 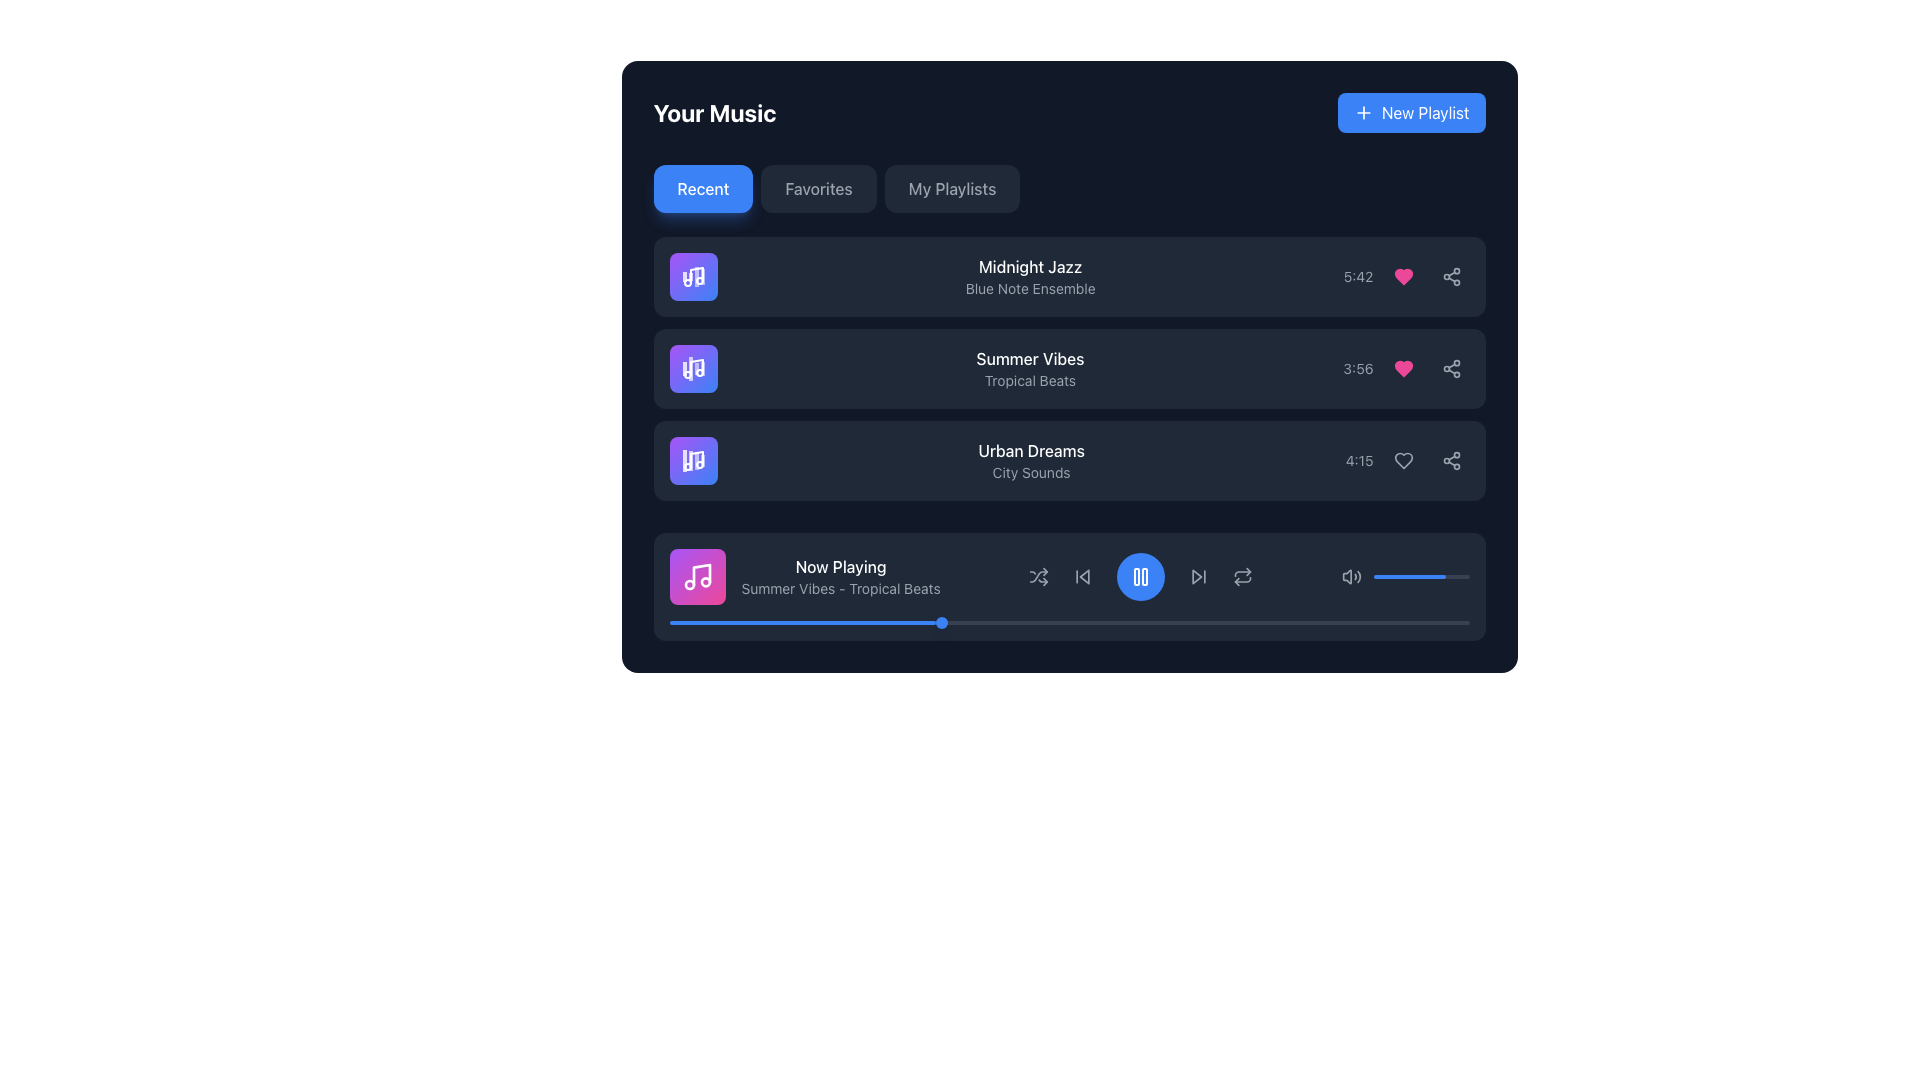 I want to click on the first music track in the 'Your Music' list, so click(x=1068, y=277).